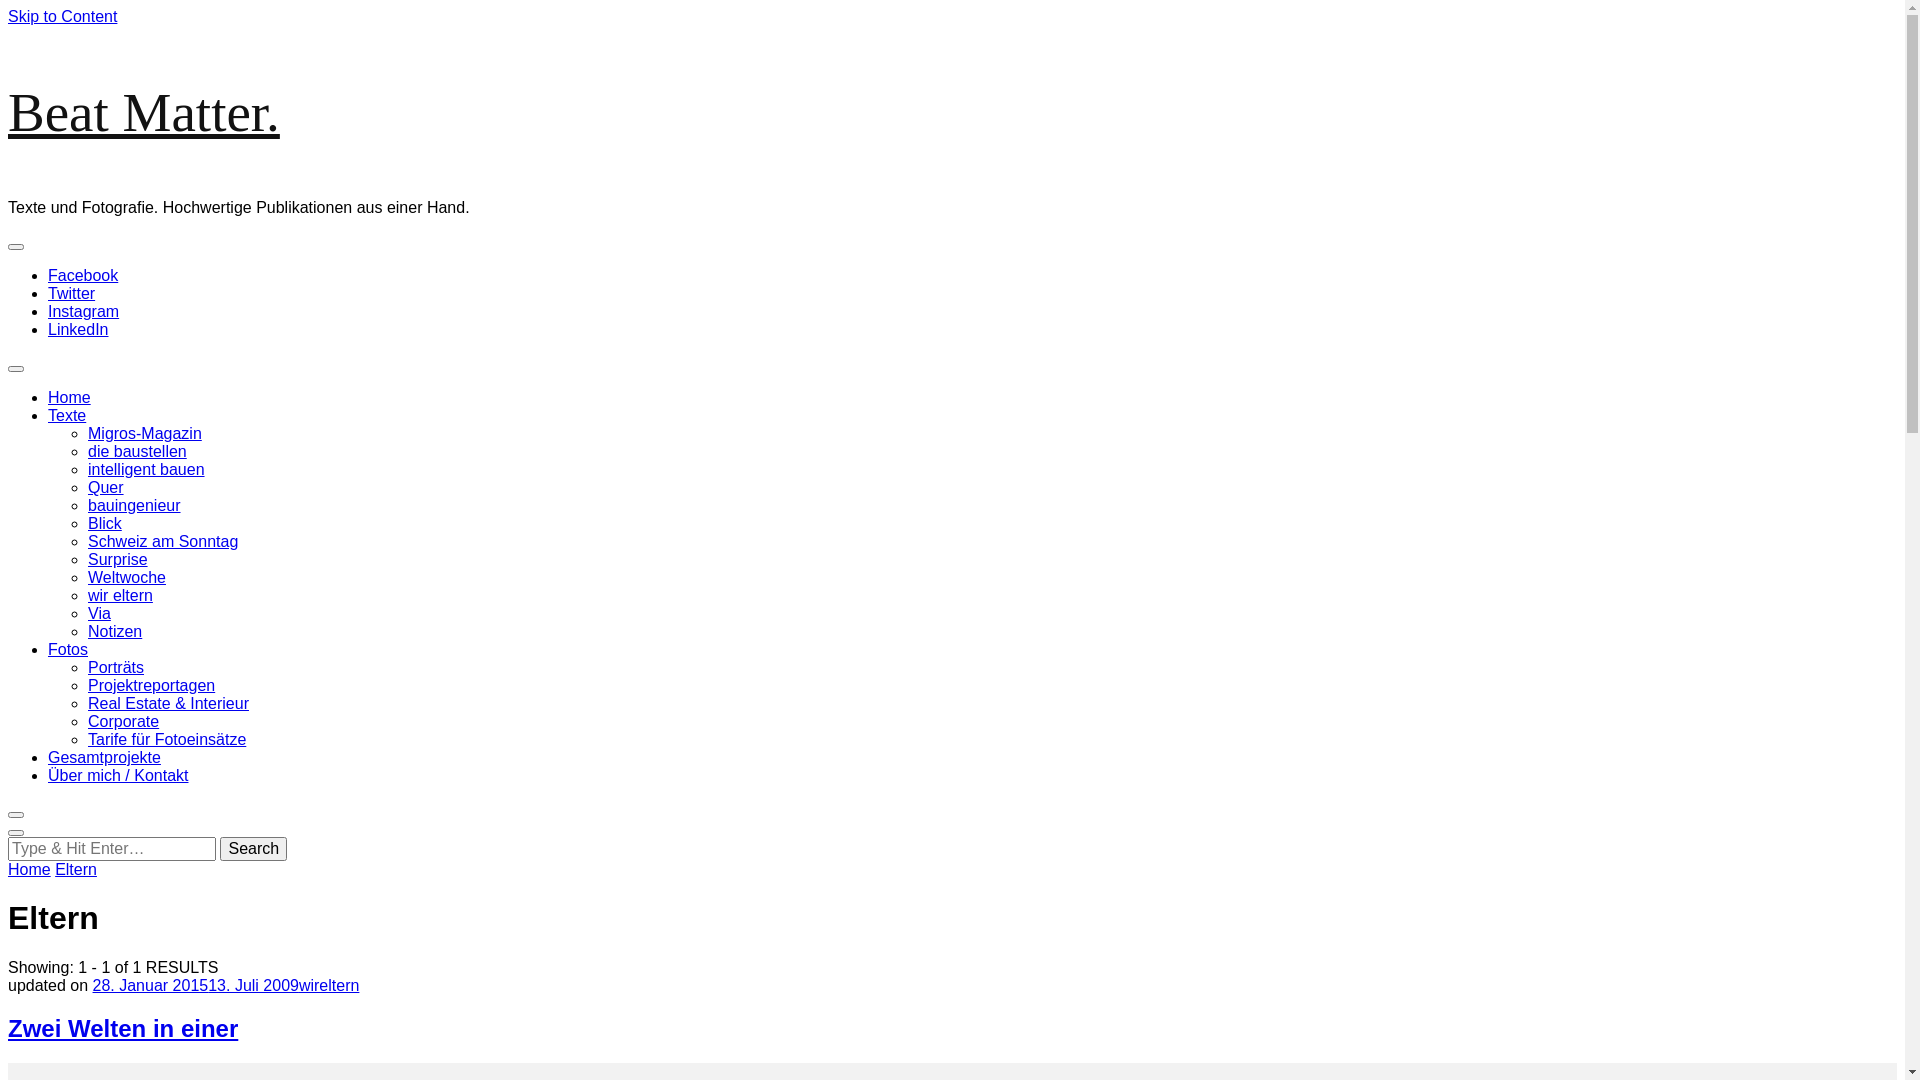 The width and height of the screenshot is (1920, 1080). I want to click on 'die baustellen', so click(136, 451).